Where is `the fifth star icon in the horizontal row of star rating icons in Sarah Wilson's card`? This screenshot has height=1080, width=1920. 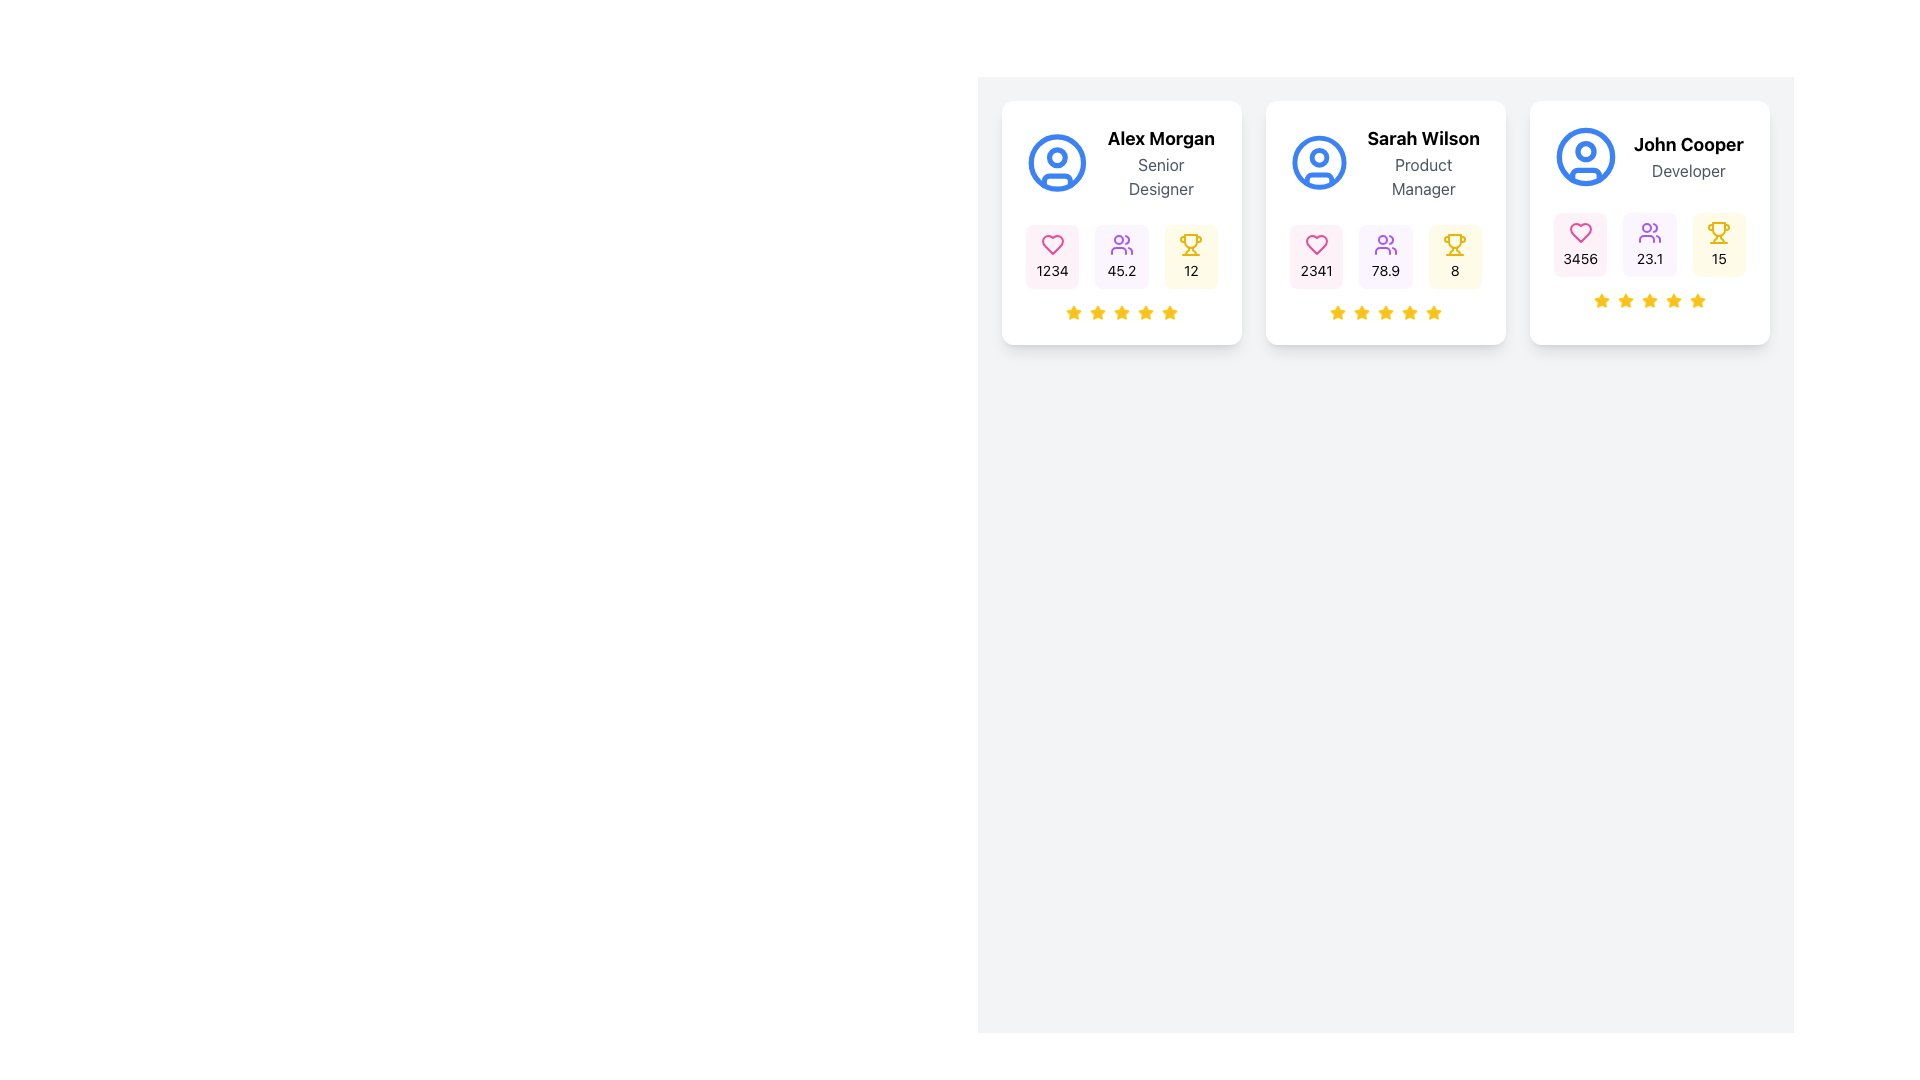
the fifth star icon in the horizontal row of star rating icons in Sarah Wilson's card is located at coordinates (1409, 312).